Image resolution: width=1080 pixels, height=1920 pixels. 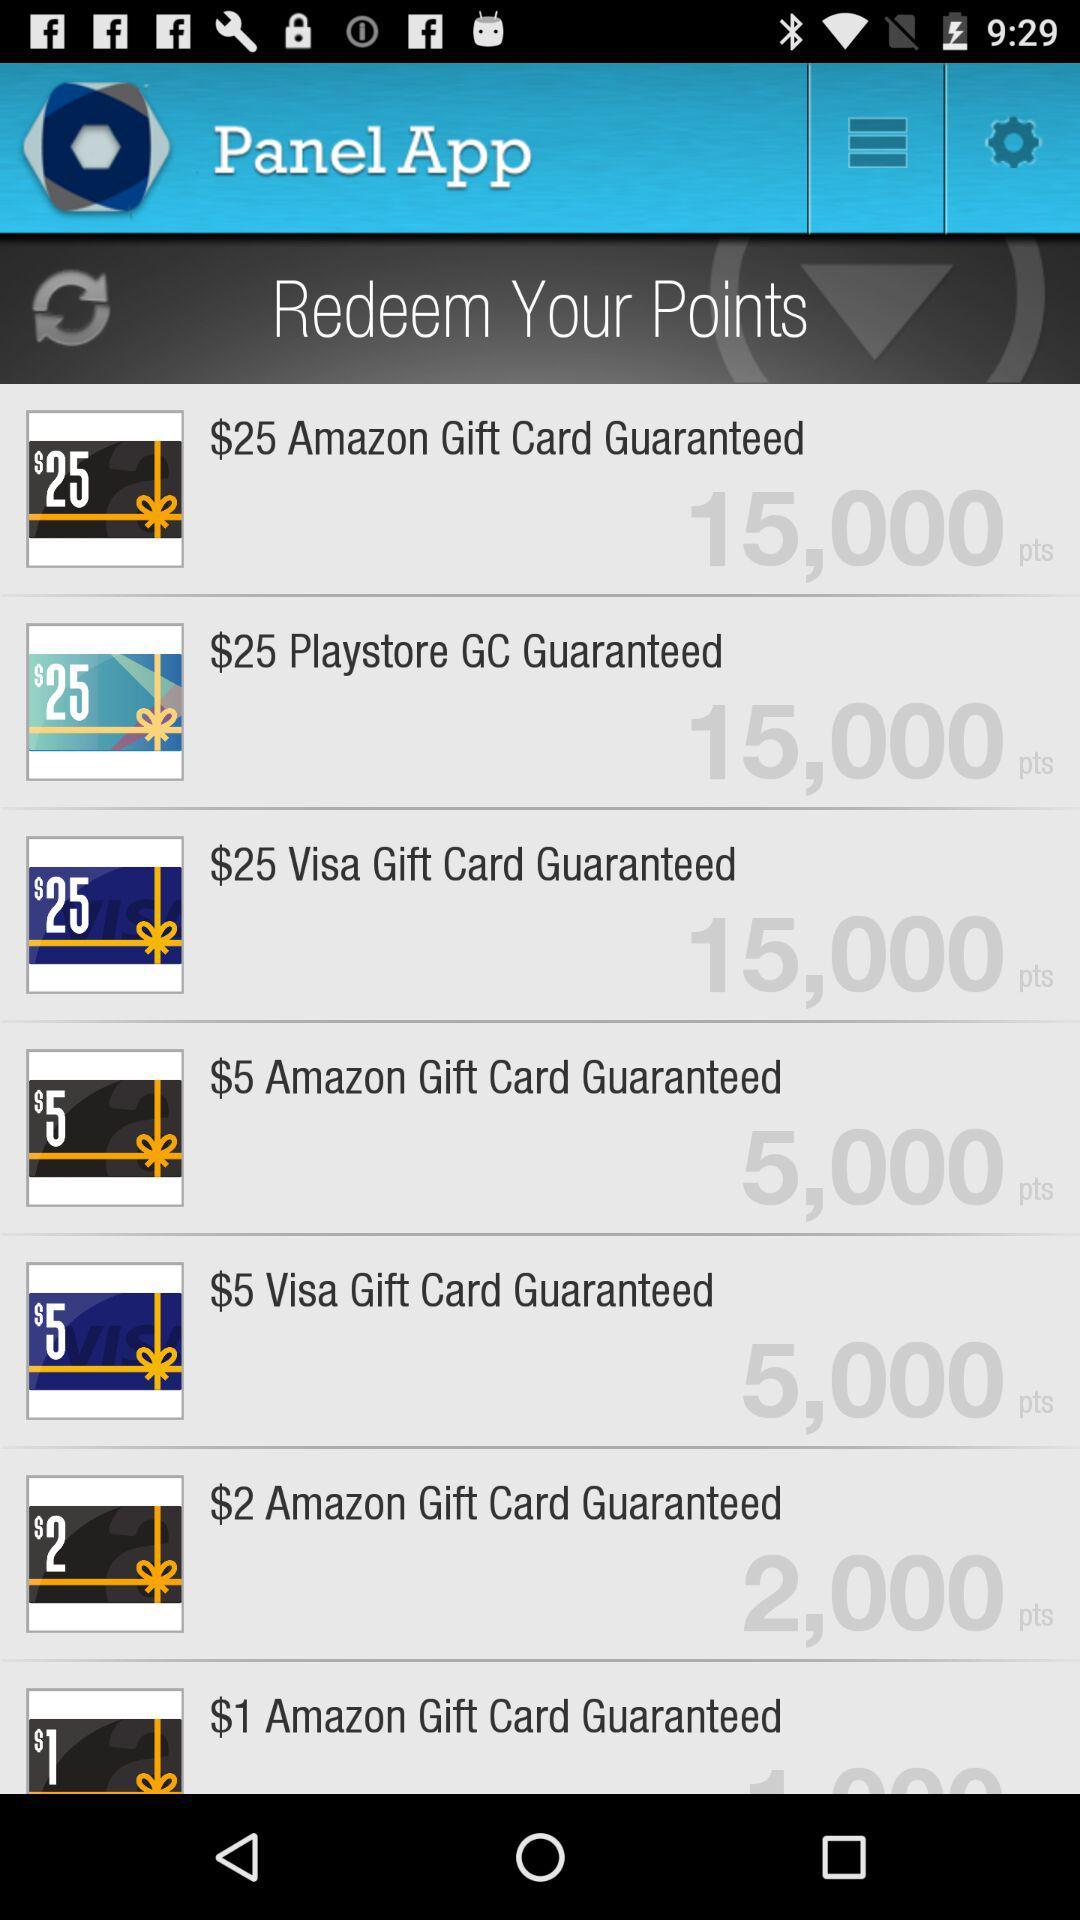 What do you see at coordinates (72, 329) in the screenshot?
I see `the refresh icon` at bounding box center [72, 329].